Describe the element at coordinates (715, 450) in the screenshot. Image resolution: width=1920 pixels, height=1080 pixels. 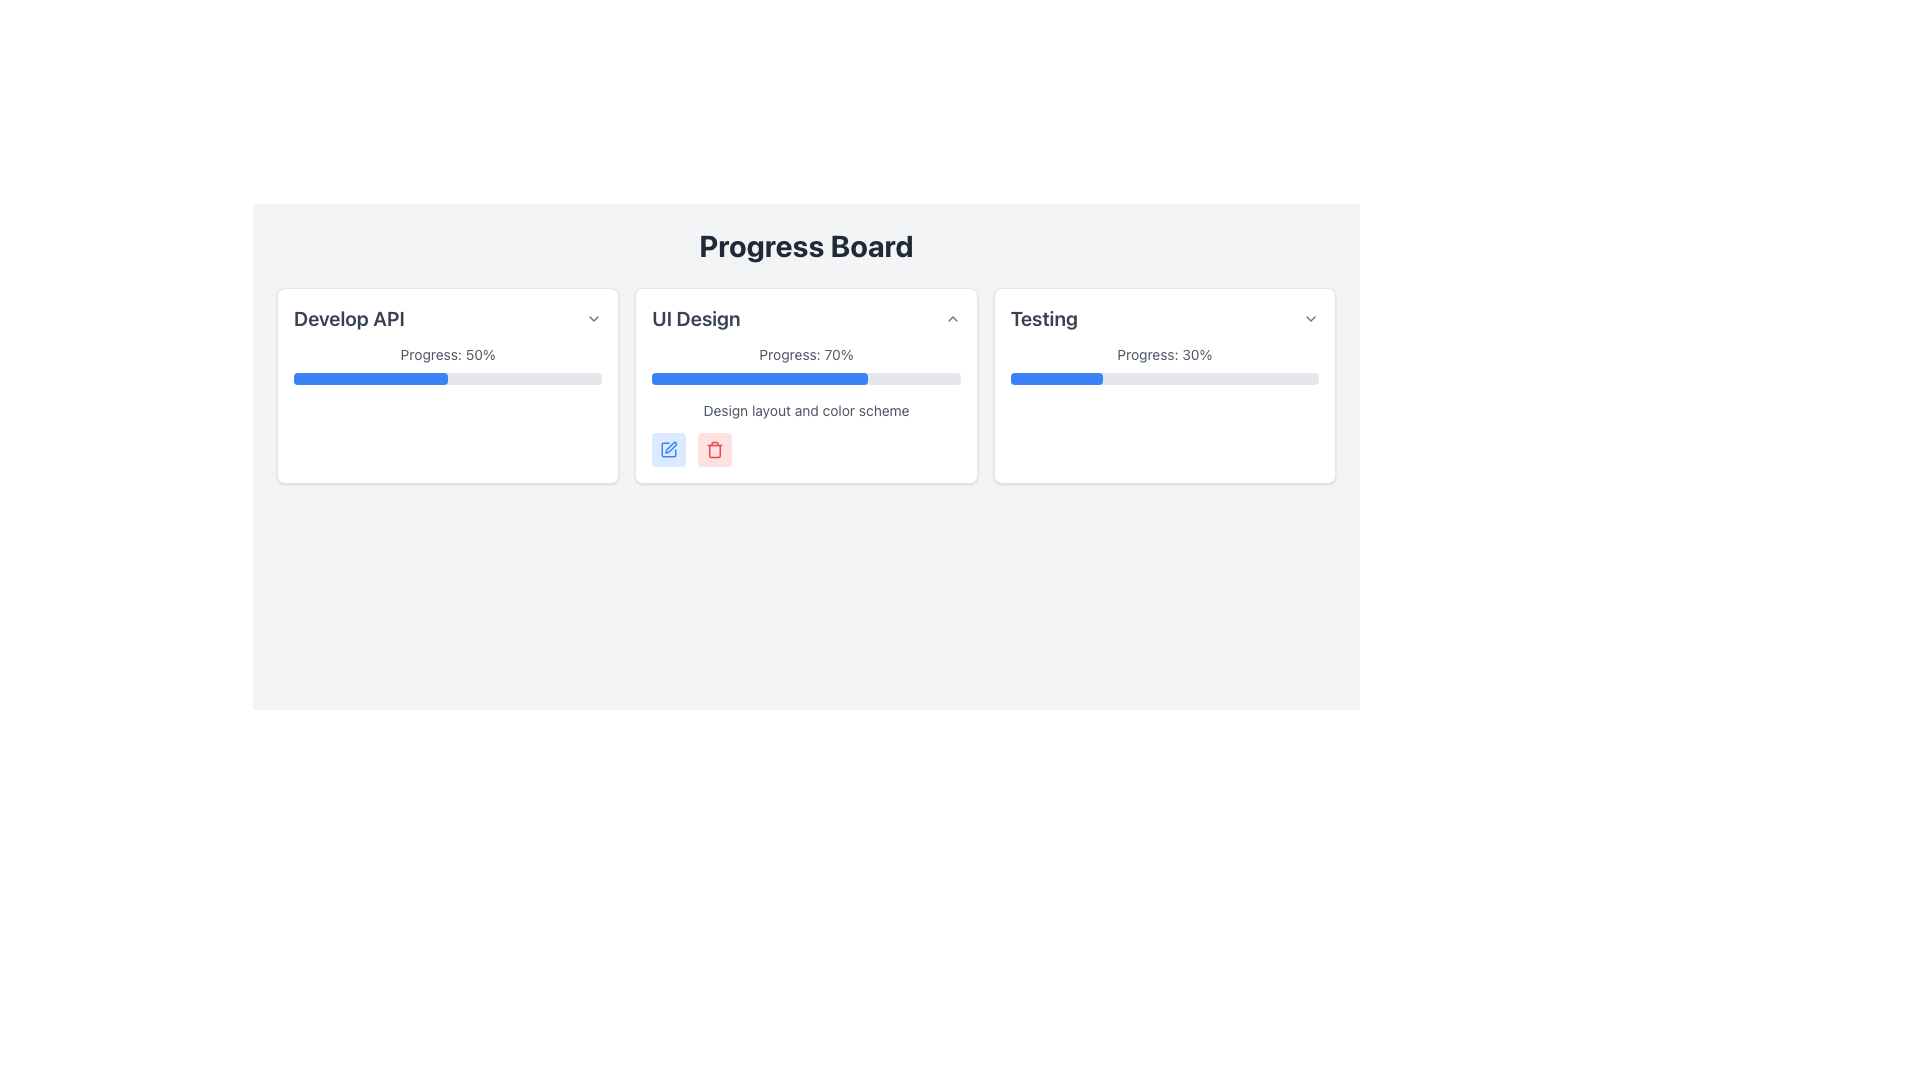
I see `the red trash bin icon button located within the 'UI Design' progress card` at that location.